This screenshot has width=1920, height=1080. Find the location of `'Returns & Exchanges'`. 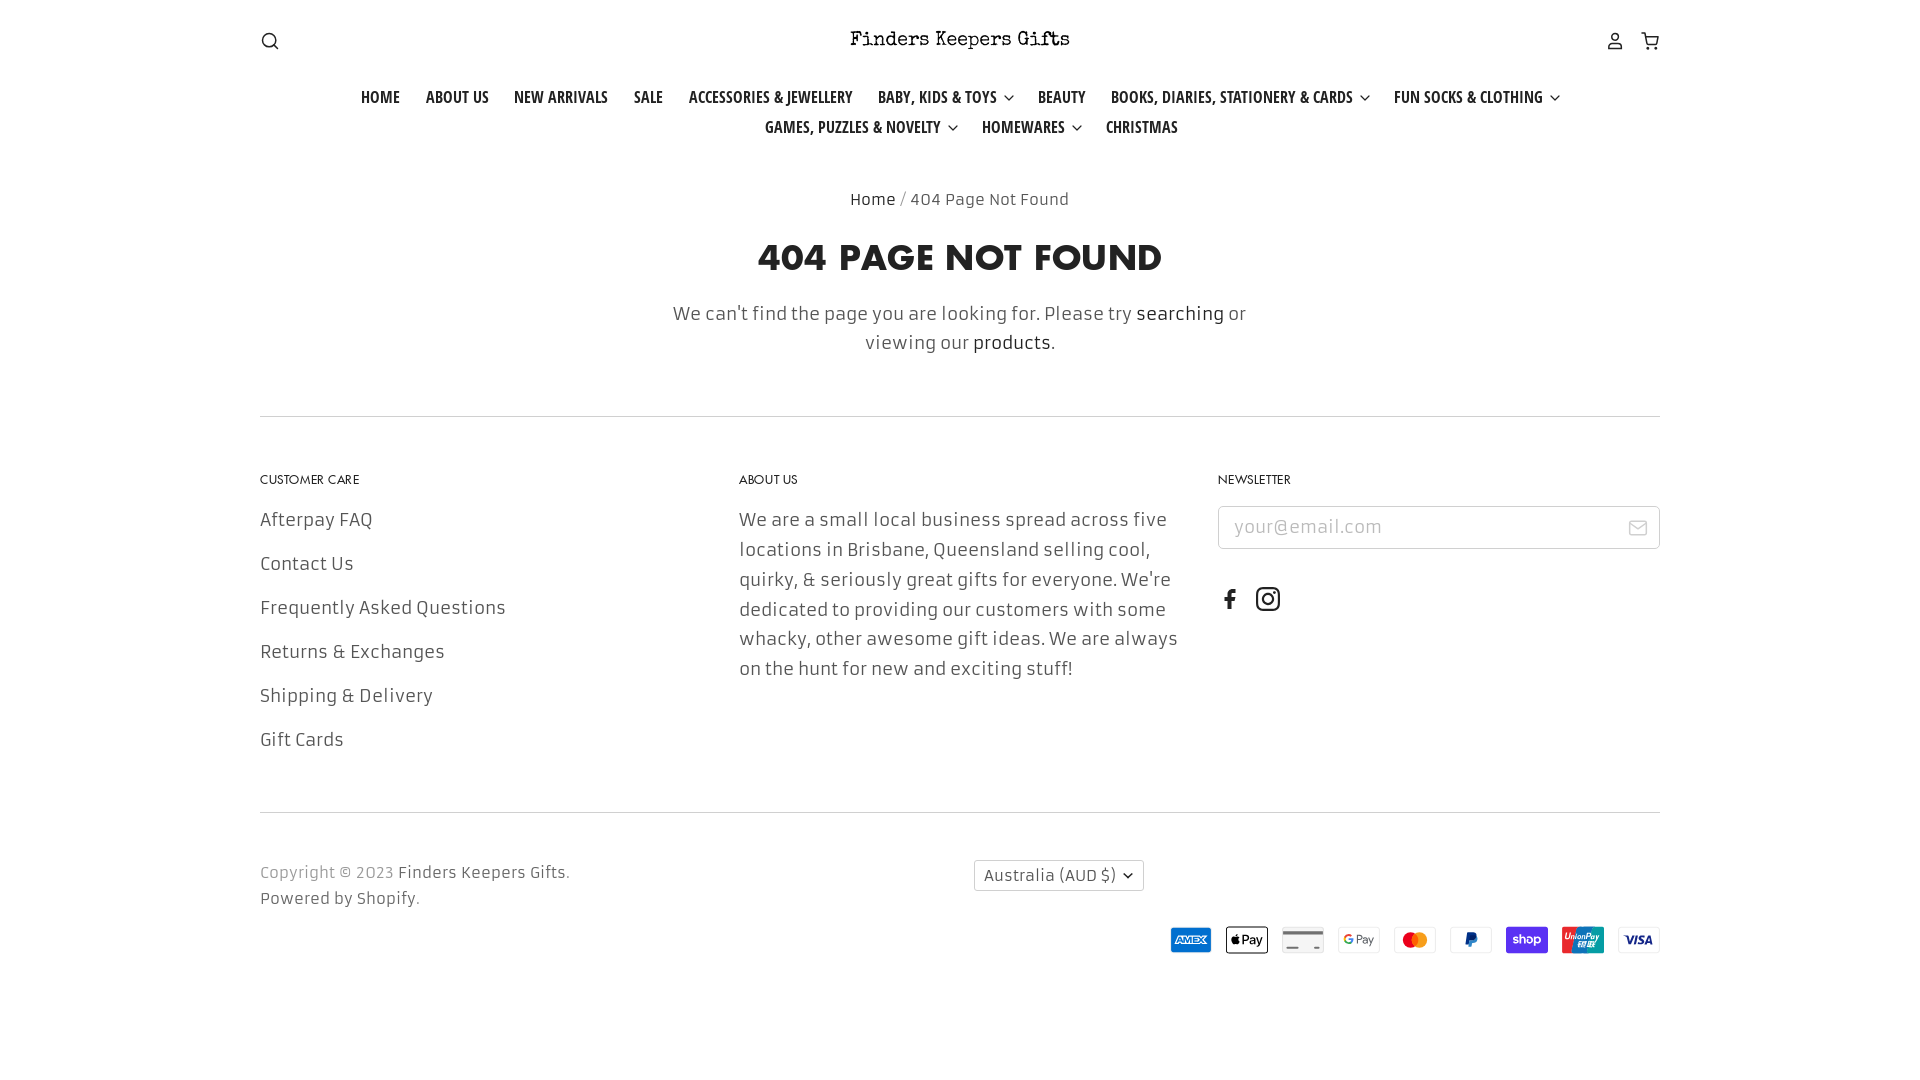

'Returns & Exchanges' is located at coordinates (258, 651).